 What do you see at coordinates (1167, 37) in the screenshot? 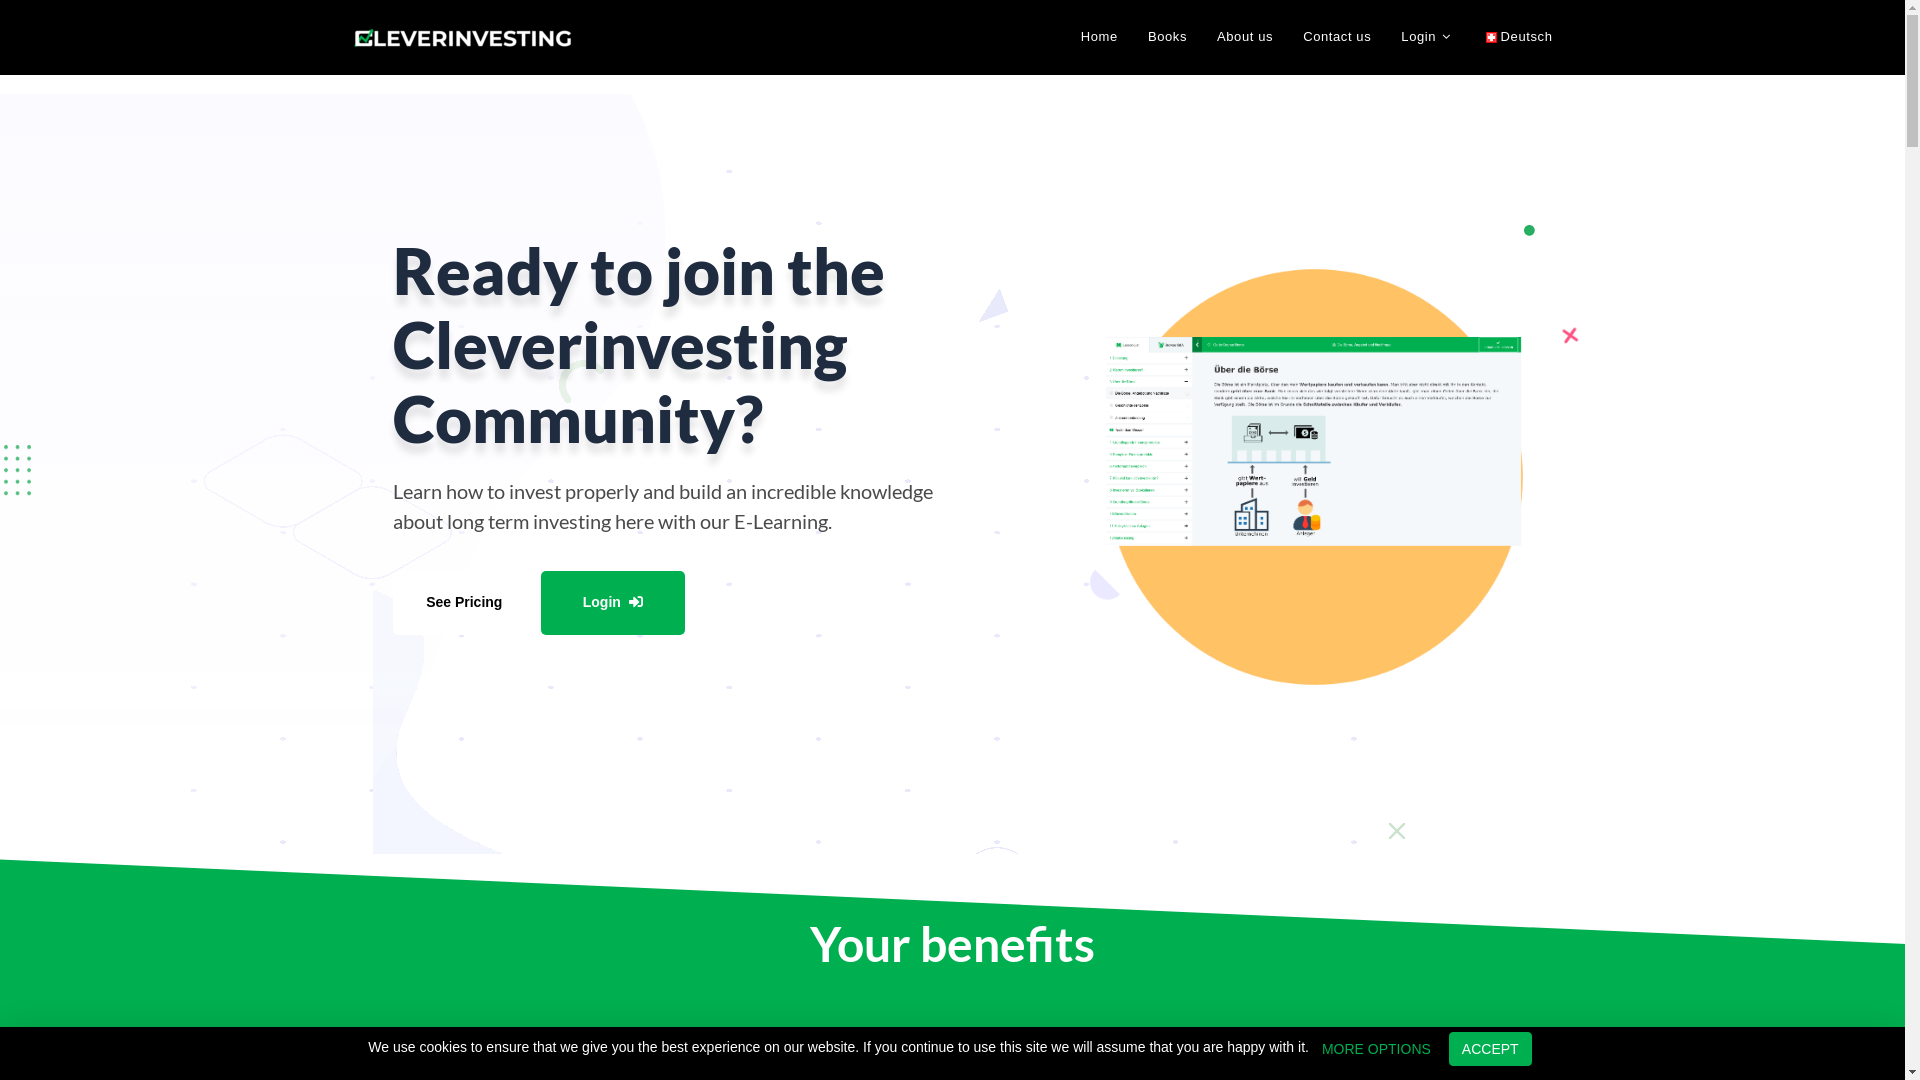
I see `'Books'` at bounding box center [1167, 37].